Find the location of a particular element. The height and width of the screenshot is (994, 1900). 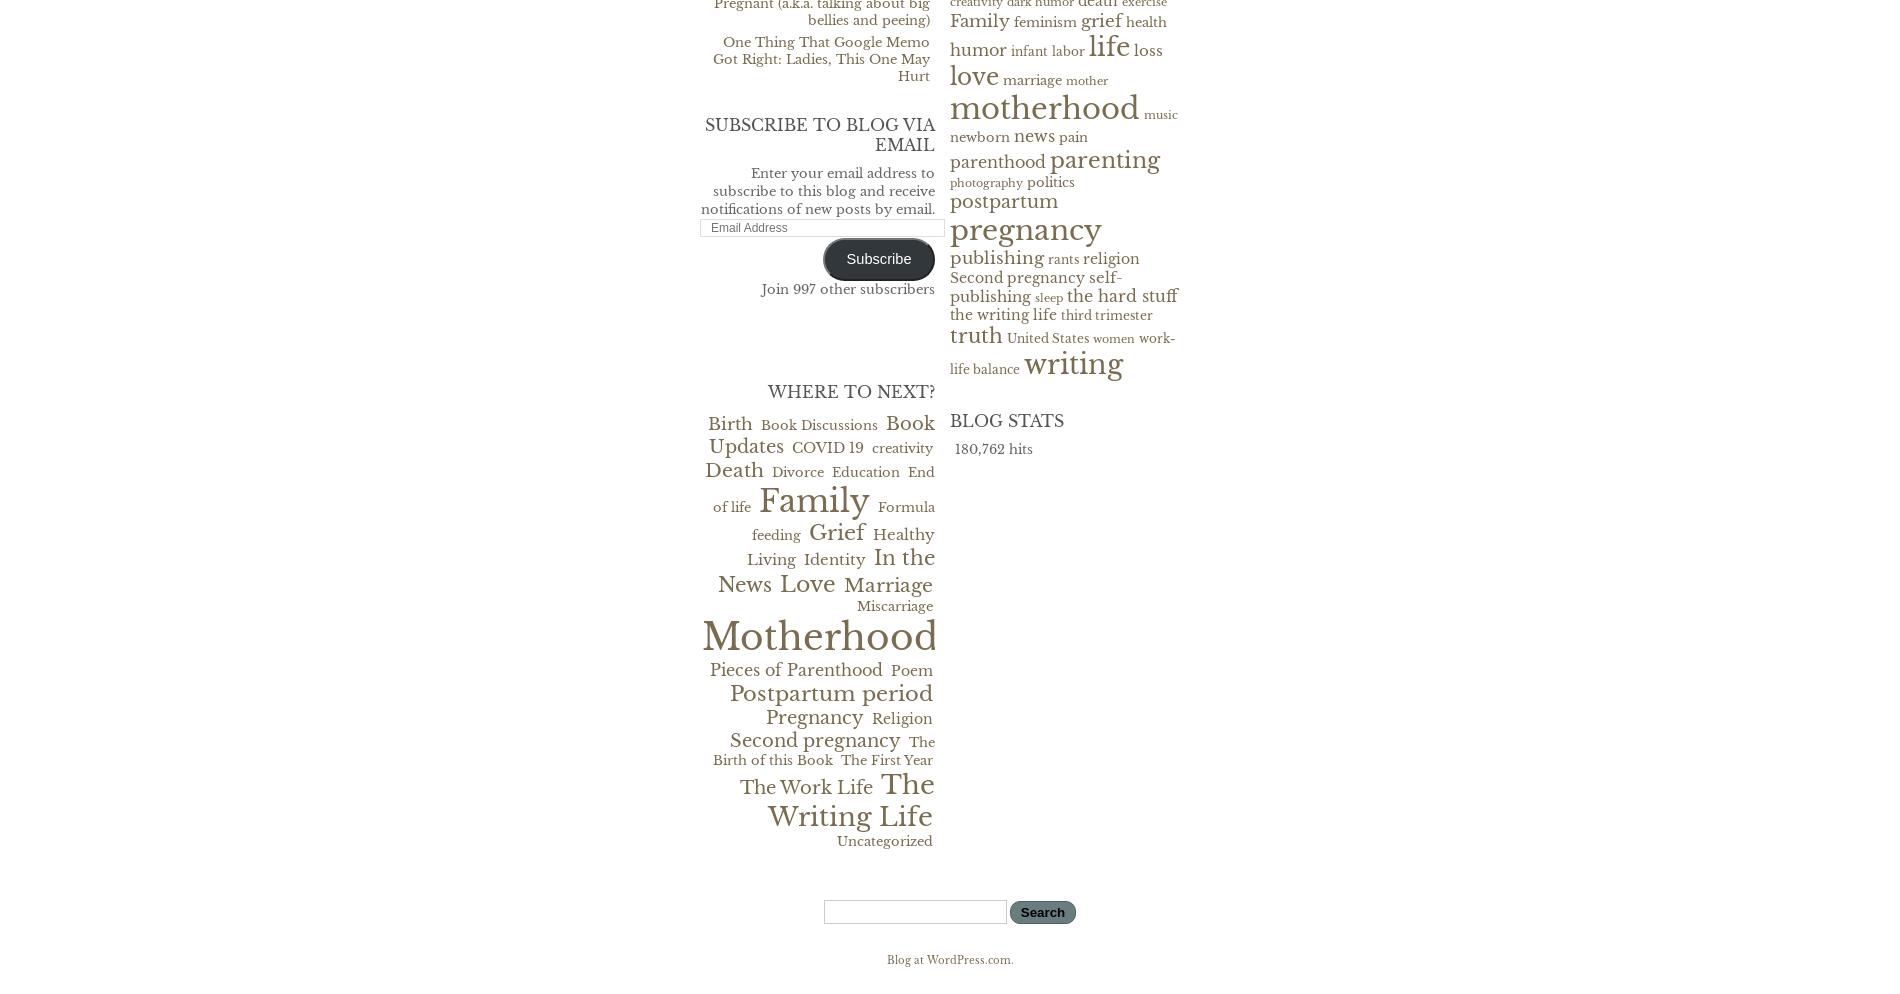

'mother' is located at coordinates (1066, 80).